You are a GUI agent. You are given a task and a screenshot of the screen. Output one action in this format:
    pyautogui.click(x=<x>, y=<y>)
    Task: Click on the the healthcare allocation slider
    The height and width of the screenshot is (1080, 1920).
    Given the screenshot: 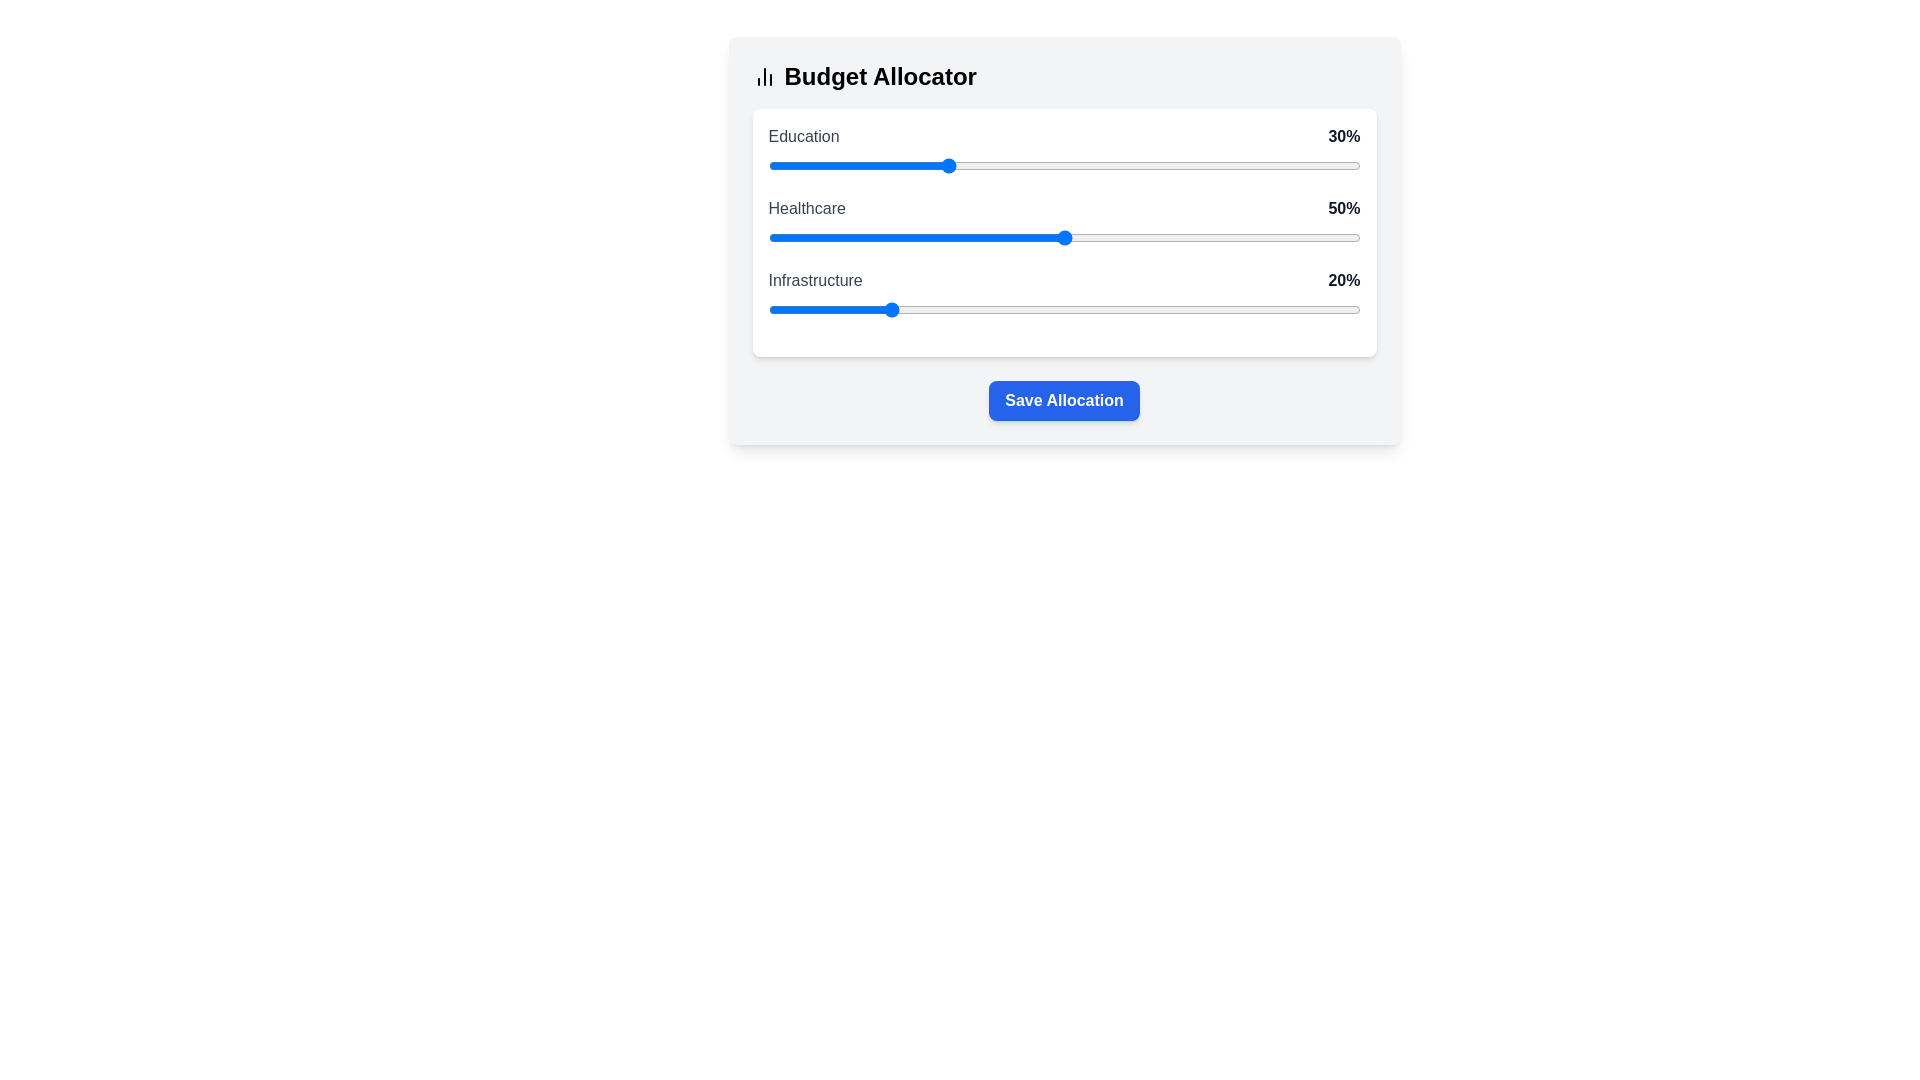 What is the action you would take?
    pyautogui.click(x=1283, y=237)
    